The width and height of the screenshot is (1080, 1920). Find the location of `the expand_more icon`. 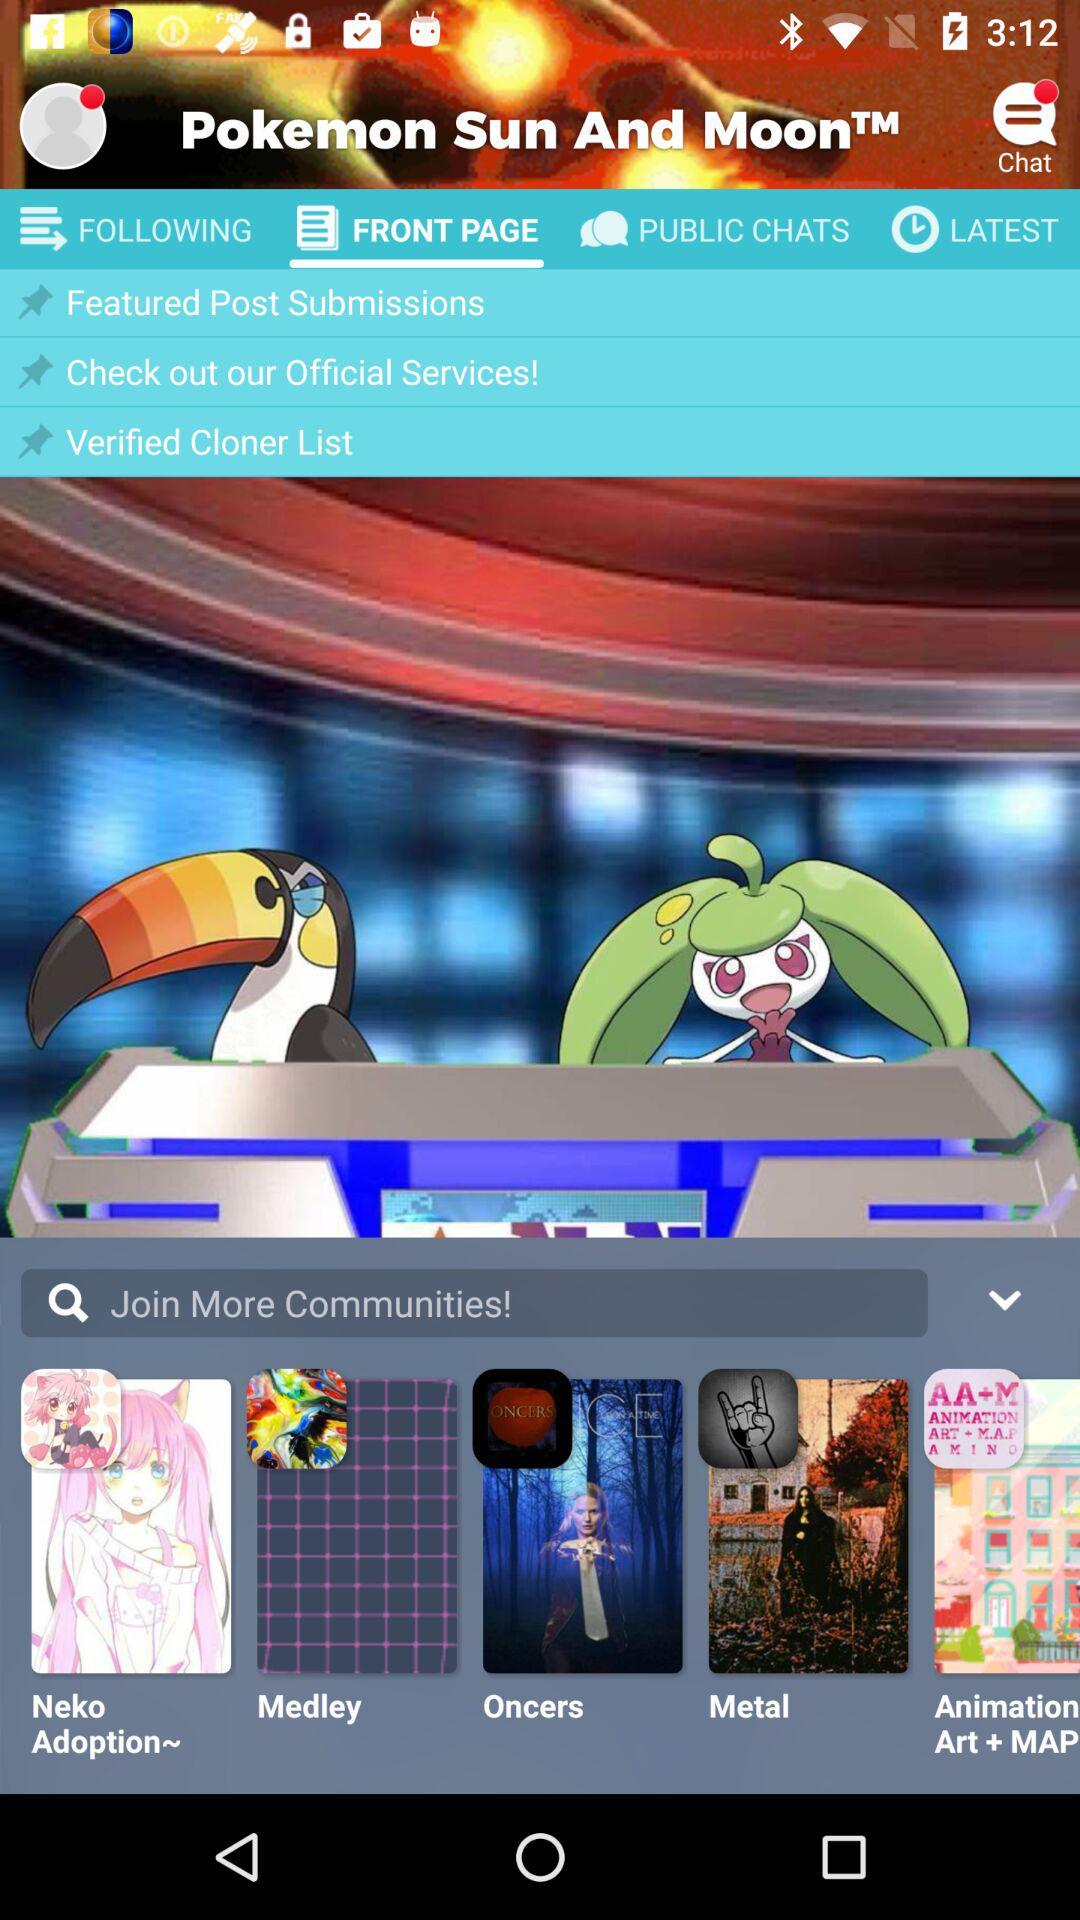

the expand_more icon is located at coordinates (1003, 1297).